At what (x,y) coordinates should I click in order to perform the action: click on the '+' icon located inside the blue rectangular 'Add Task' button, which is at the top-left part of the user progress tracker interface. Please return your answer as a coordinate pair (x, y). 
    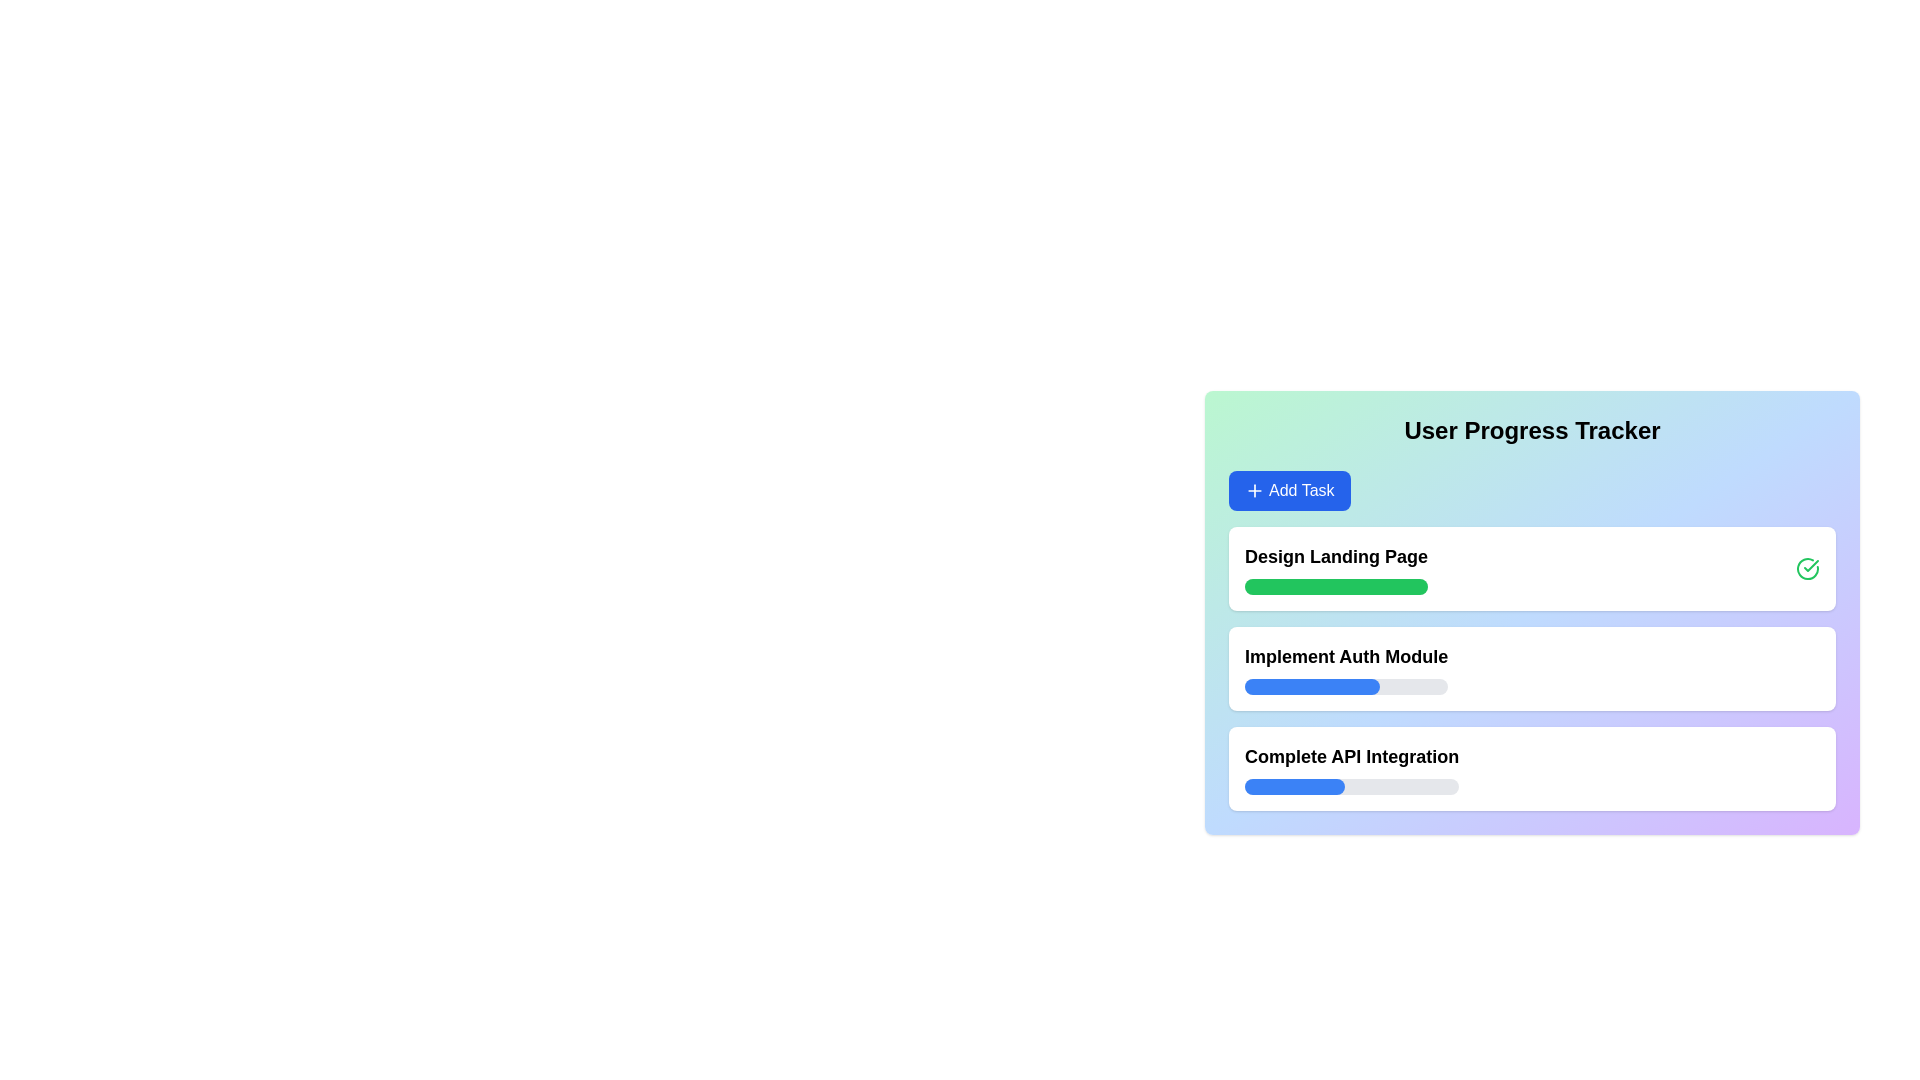
    Looking at the image, I should click on (1253, 490).